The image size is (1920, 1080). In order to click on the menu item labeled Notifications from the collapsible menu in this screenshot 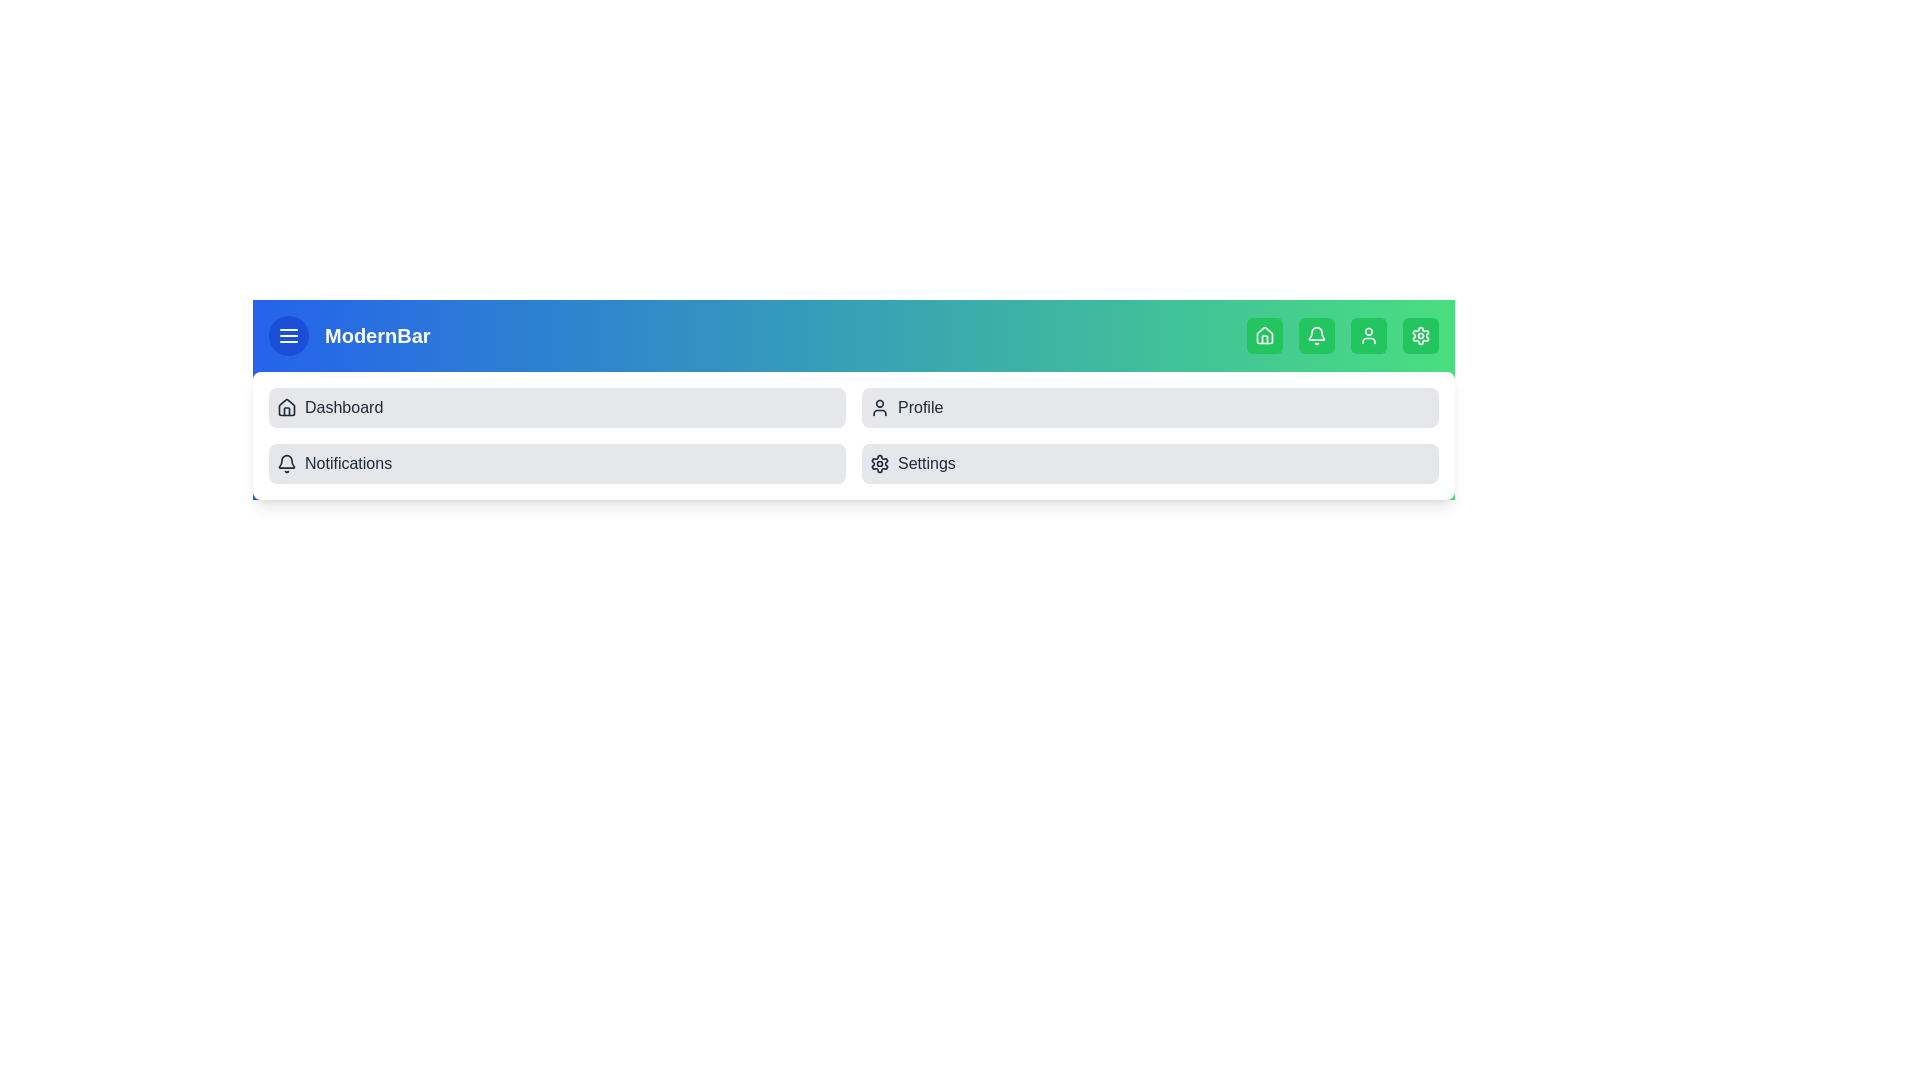, I will do `click(557, 463)`.